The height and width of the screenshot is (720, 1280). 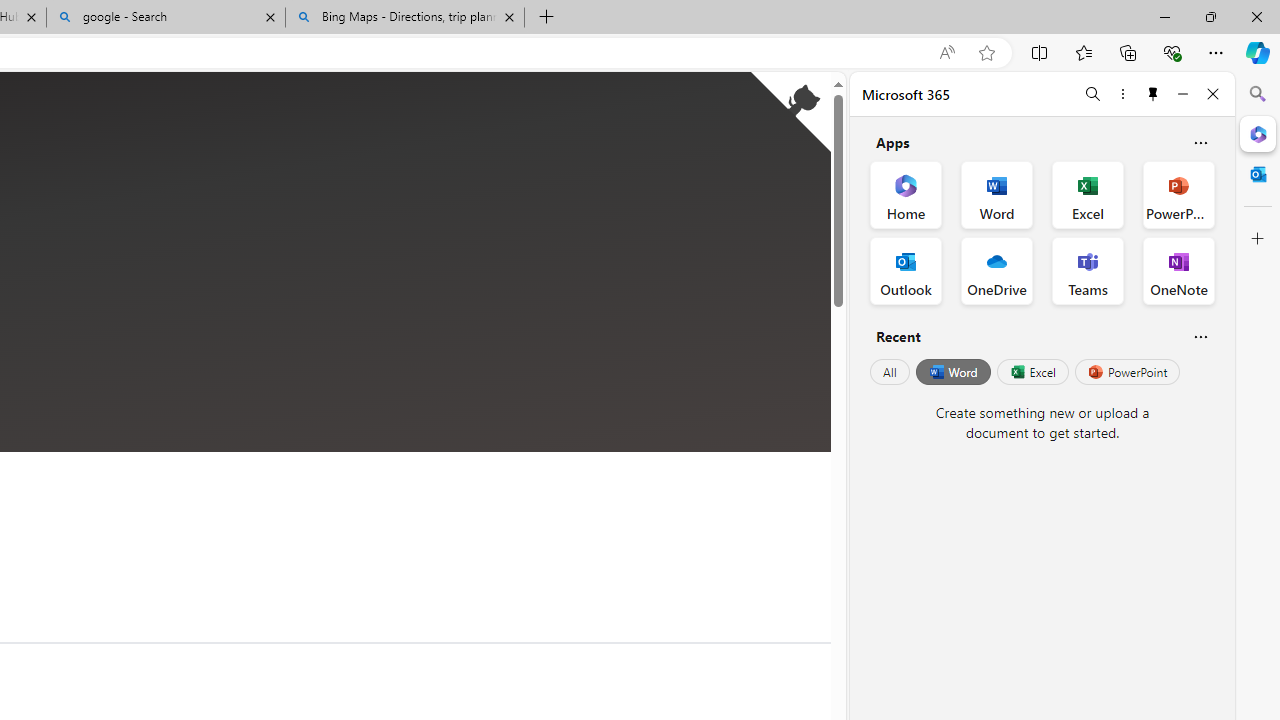 What do you see at coordinates (889, 372) in the screenshot?
I see `'All'` at bounding box center [889, 372].